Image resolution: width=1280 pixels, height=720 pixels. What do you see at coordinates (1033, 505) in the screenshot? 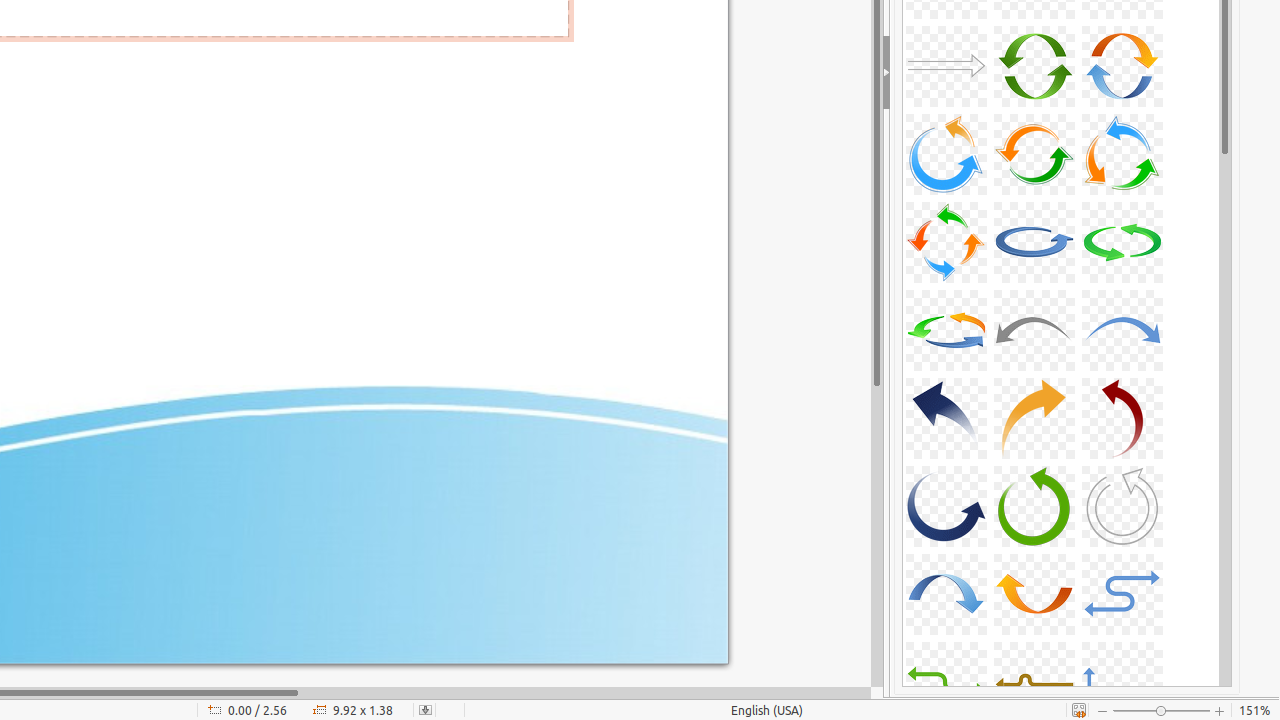
I see `'A29-CurvedArrow-Green'` at bounding box center [1033, 505].